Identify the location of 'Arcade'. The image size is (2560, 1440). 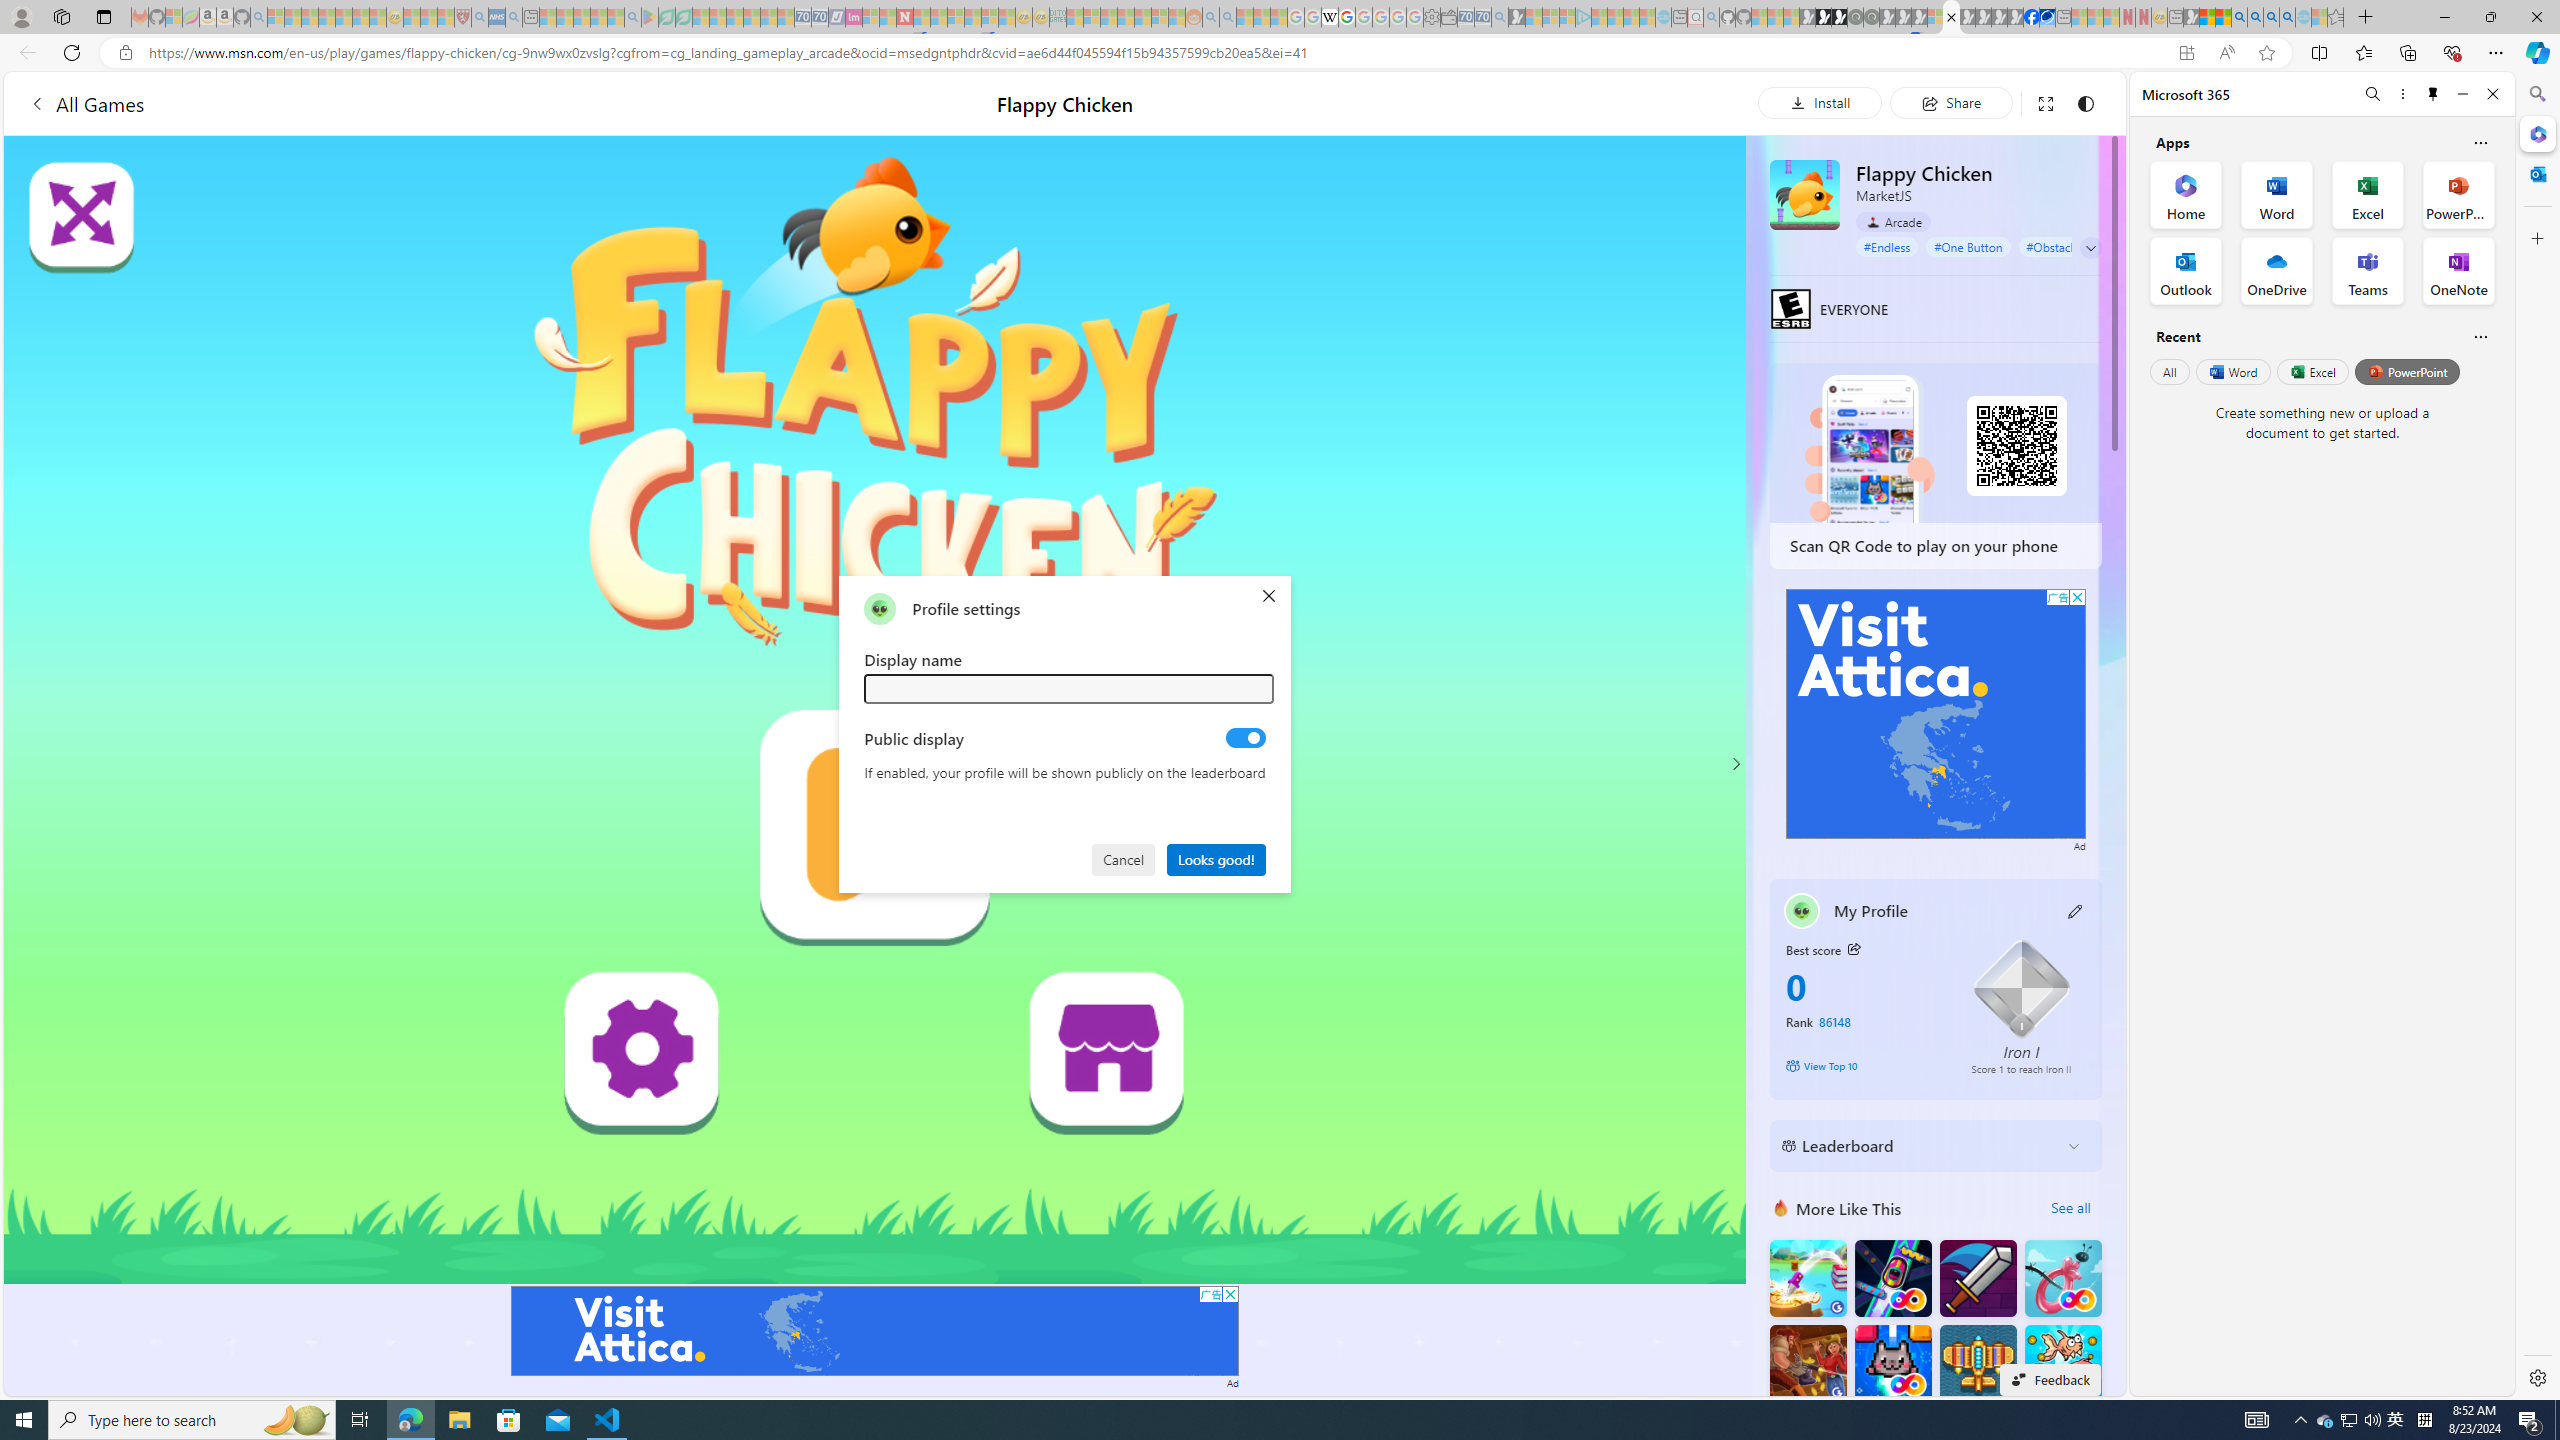
(1892, 222).